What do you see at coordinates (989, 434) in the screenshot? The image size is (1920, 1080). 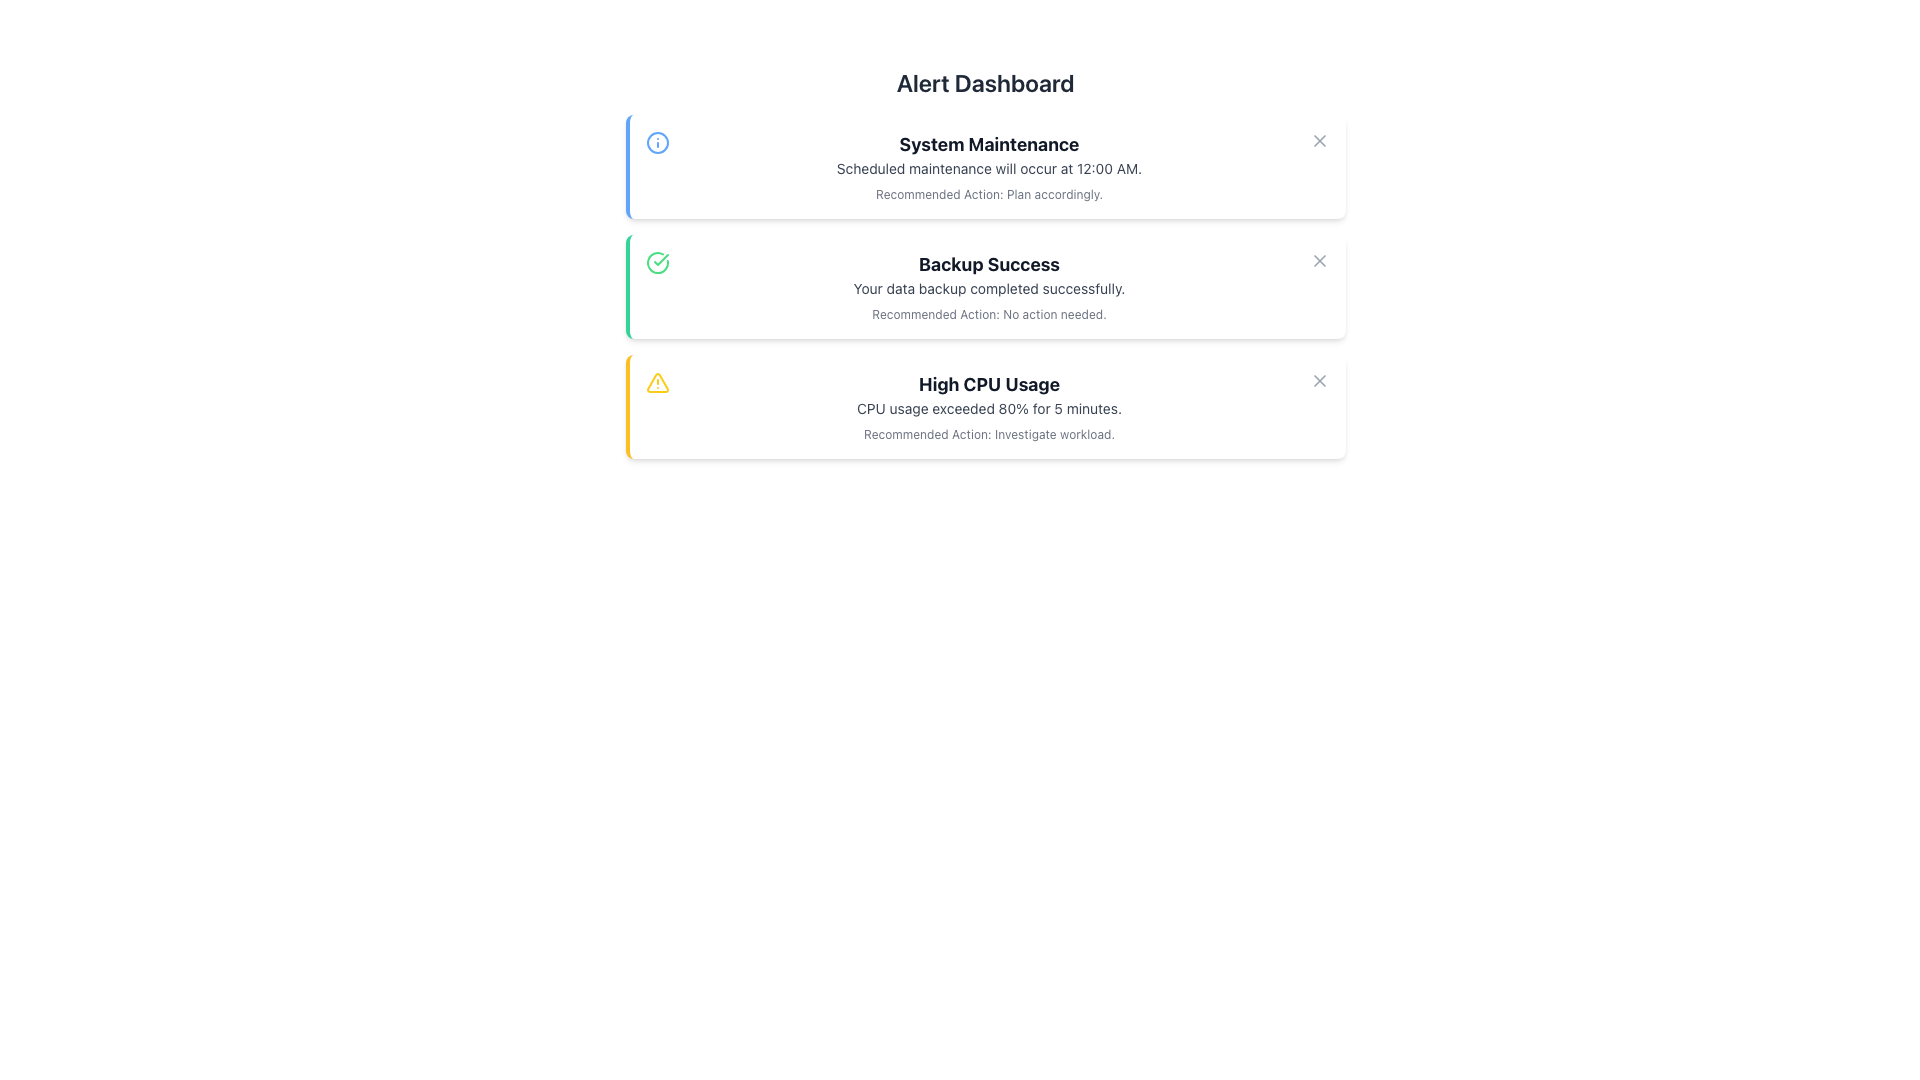 I see `the text label displaying 'Recommended Action: Investigate workload.' which is located below the warning message 'High CPU Usage' in a yellow-highlighted notification box` at bounding box center [989, 434].